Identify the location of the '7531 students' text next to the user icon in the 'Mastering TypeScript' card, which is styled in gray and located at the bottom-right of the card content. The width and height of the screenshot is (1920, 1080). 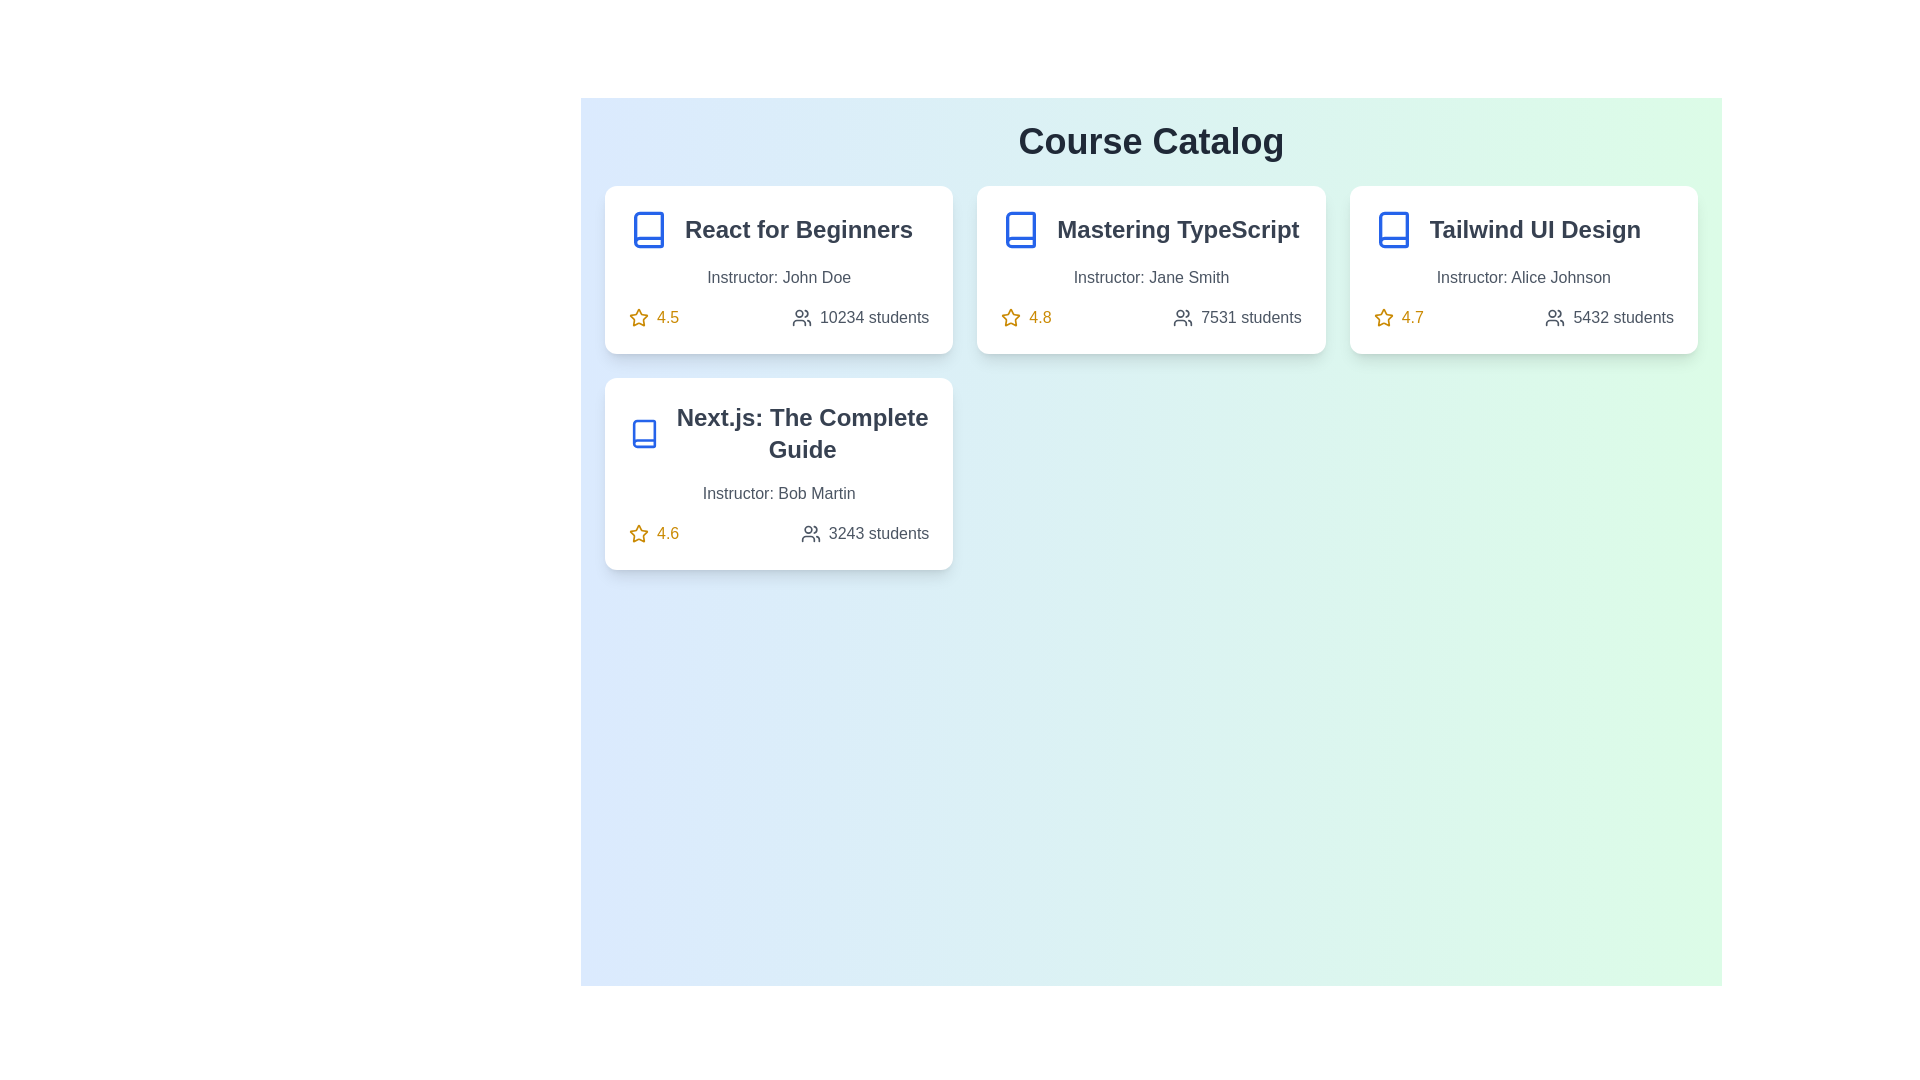
(1236, 316).